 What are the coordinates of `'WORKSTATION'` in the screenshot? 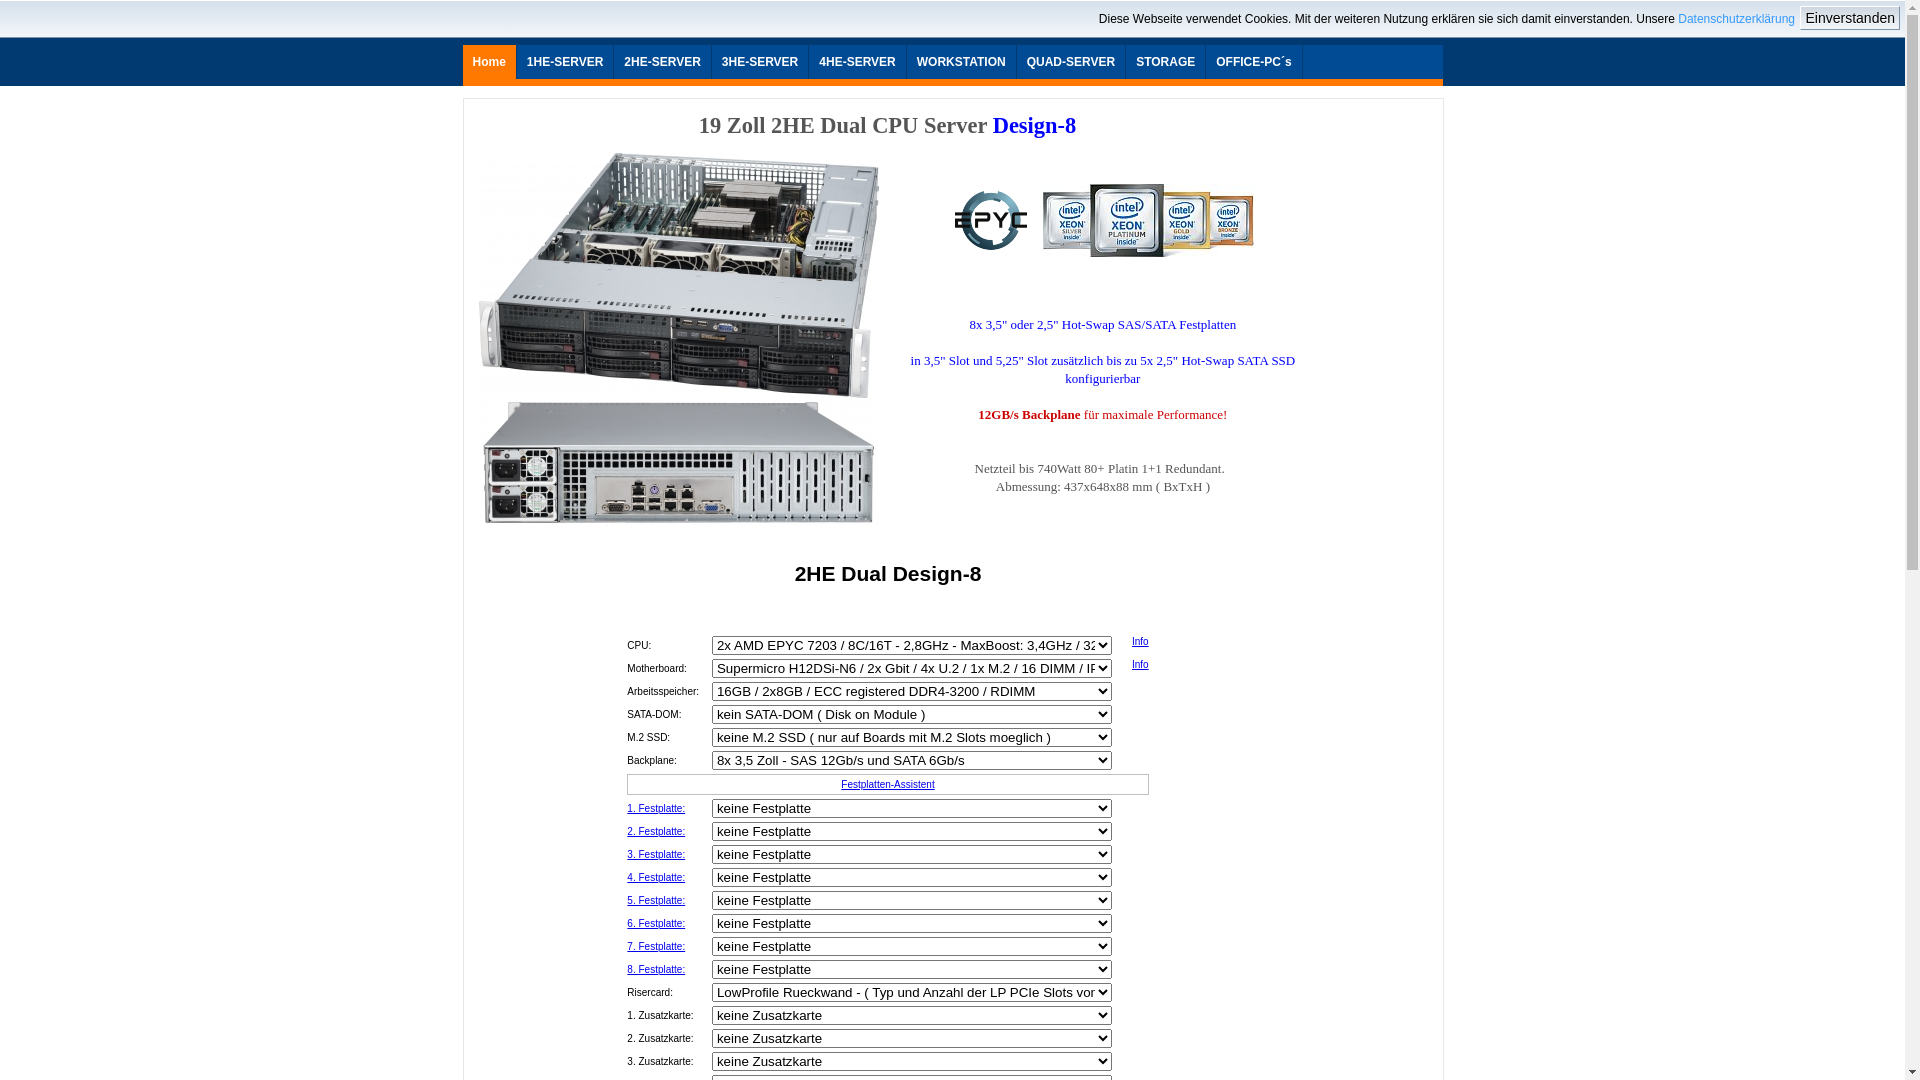 It's located at (961, 60).